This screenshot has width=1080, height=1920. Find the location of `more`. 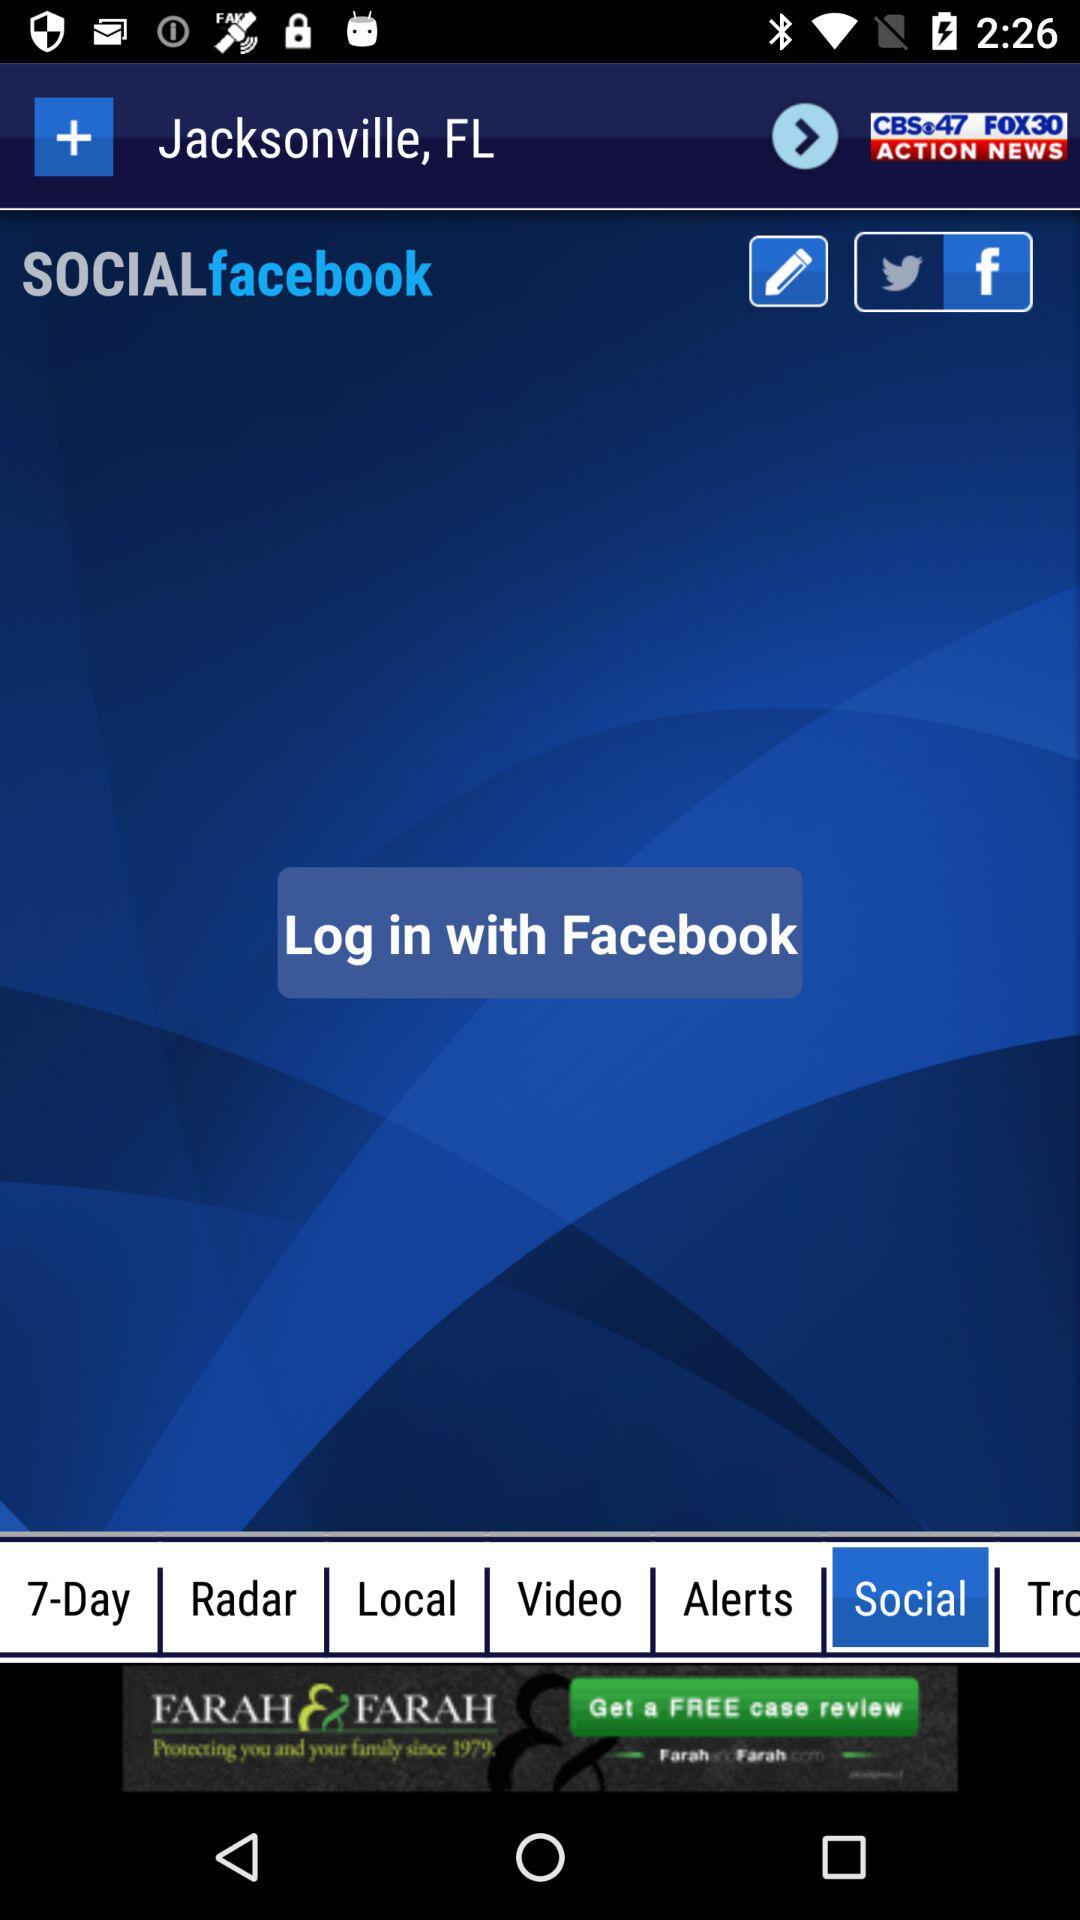

more is located at coordinates (72, 135).